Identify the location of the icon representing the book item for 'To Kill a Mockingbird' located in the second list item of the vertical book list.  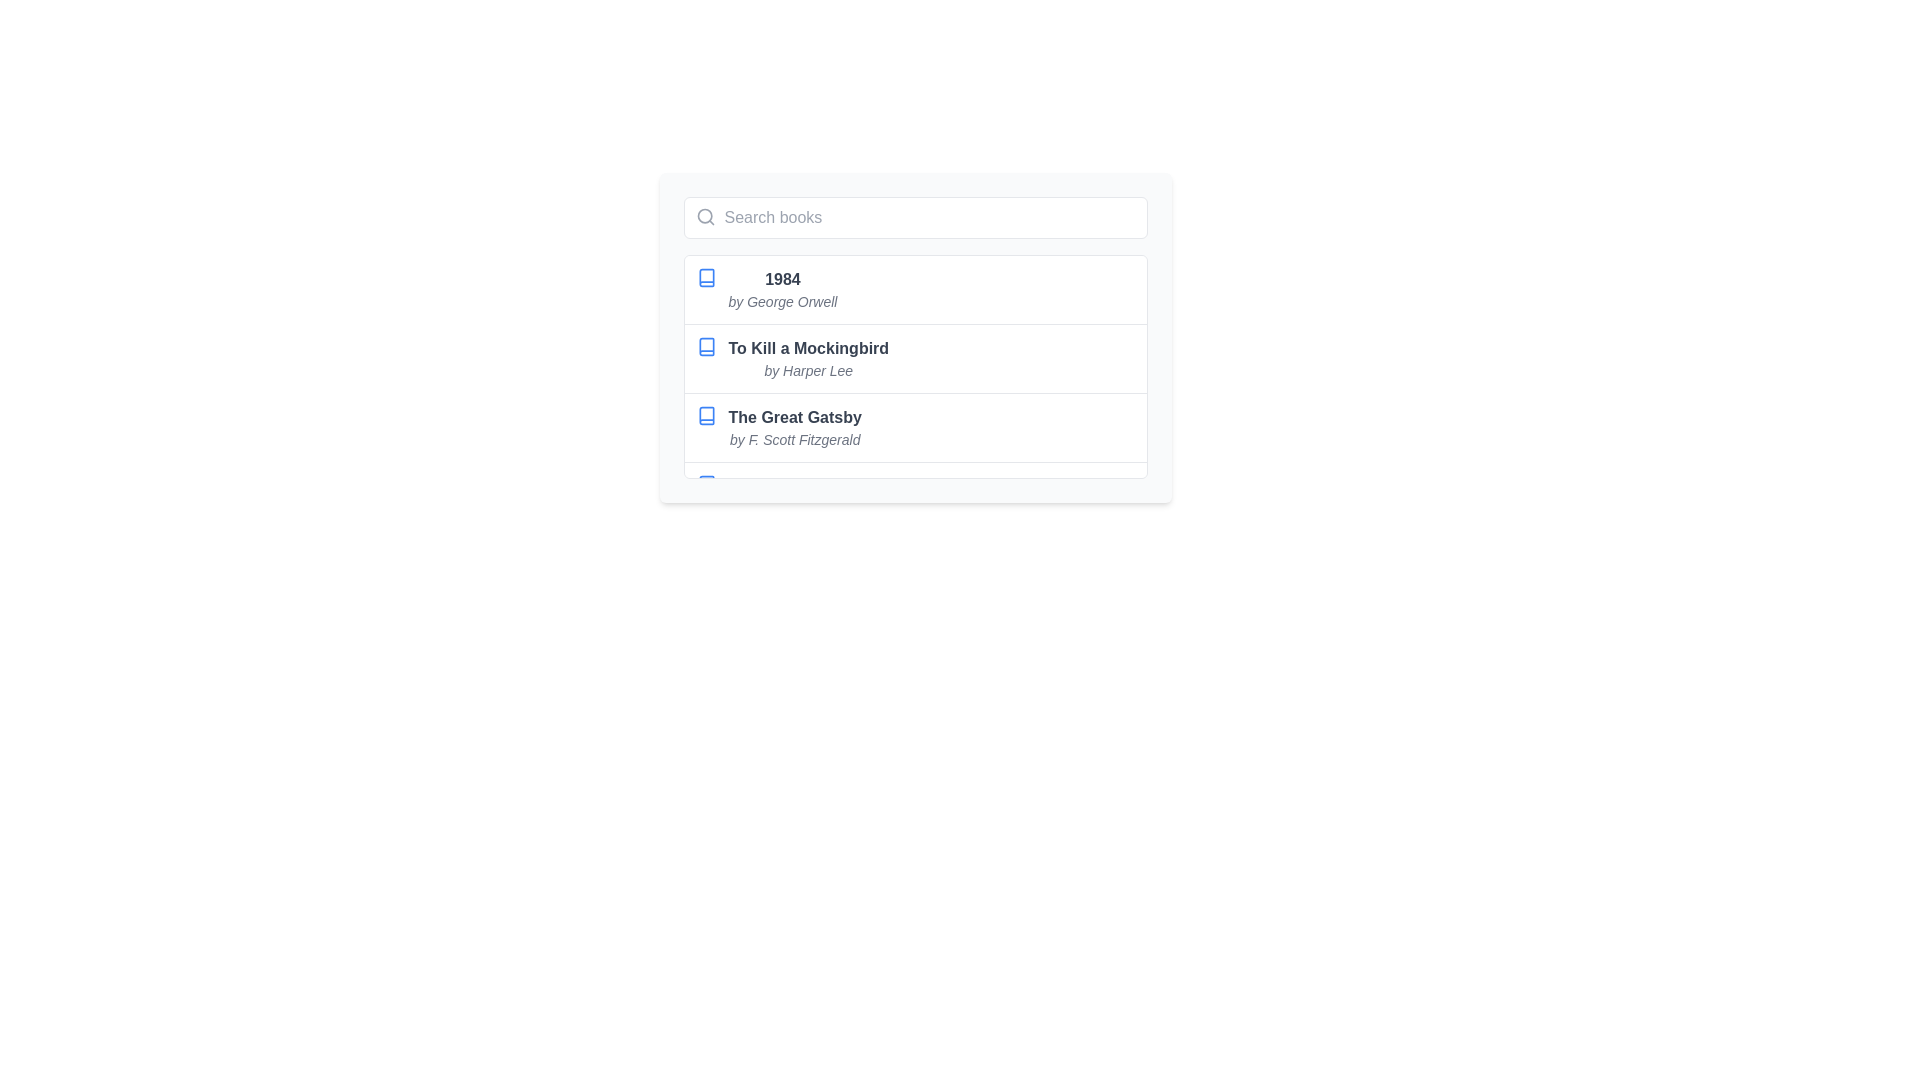
(706, 346).